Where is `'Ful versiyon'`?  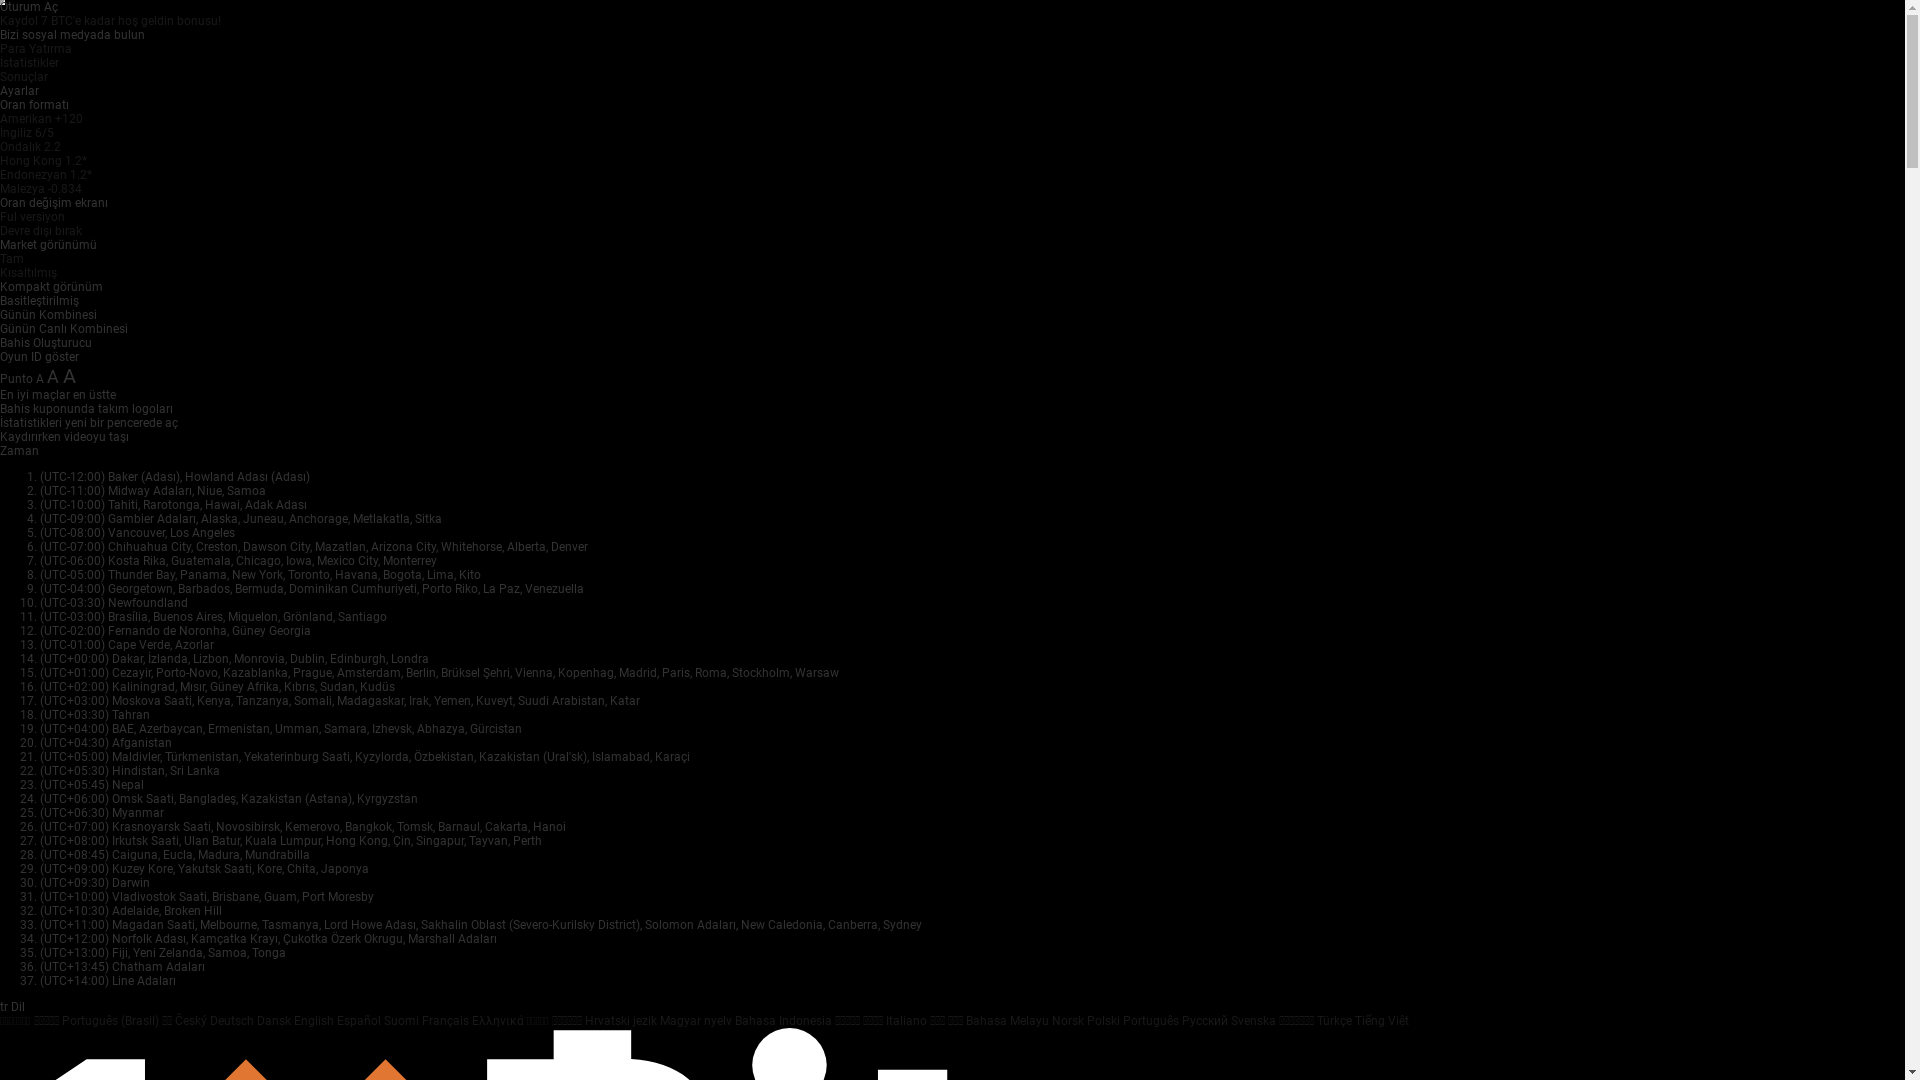 'Ful versiyon' is located at coordinates (32, 216).